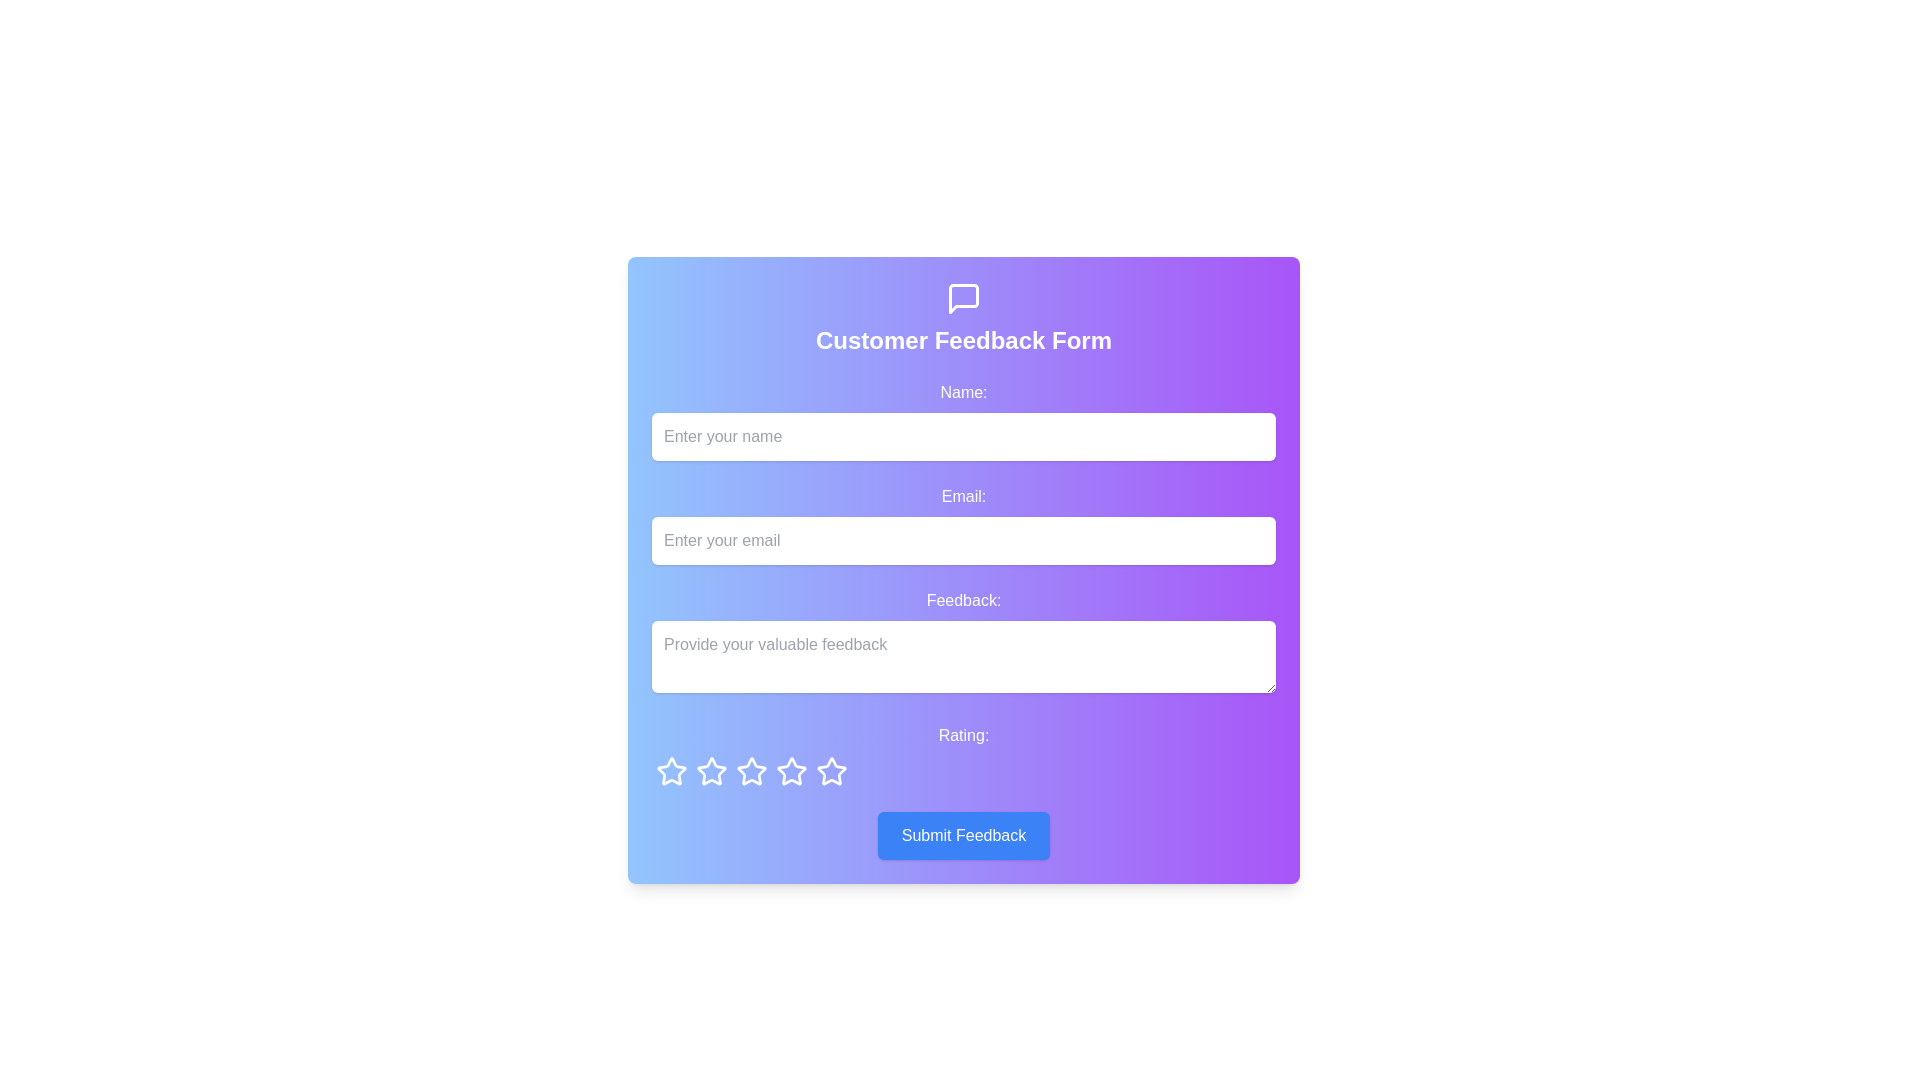 This screenshot has width=1920, height=1080. I want to click on the fourth star icon in the rating section of the feedback form, so click(749, 770).